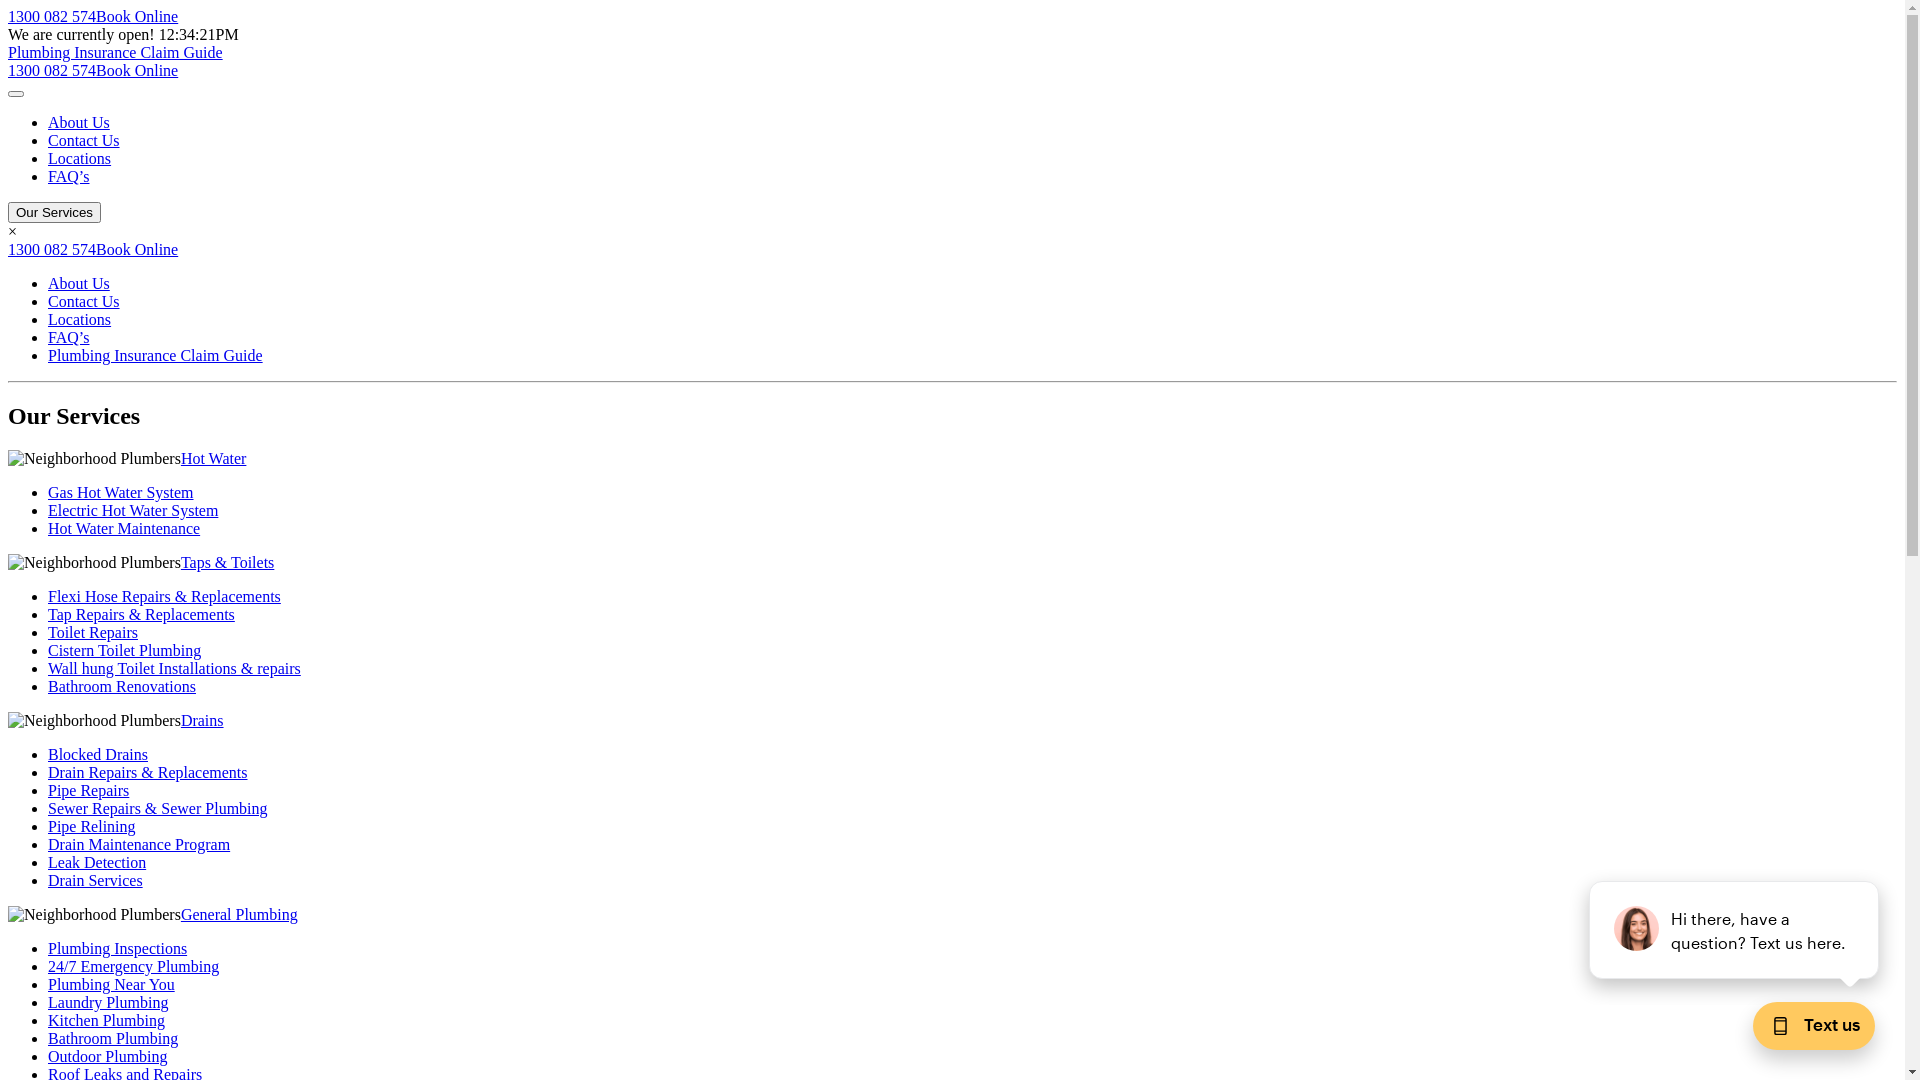  I want to click on 'Flexi Hose Repairs & Replacements', so click(48, 595).